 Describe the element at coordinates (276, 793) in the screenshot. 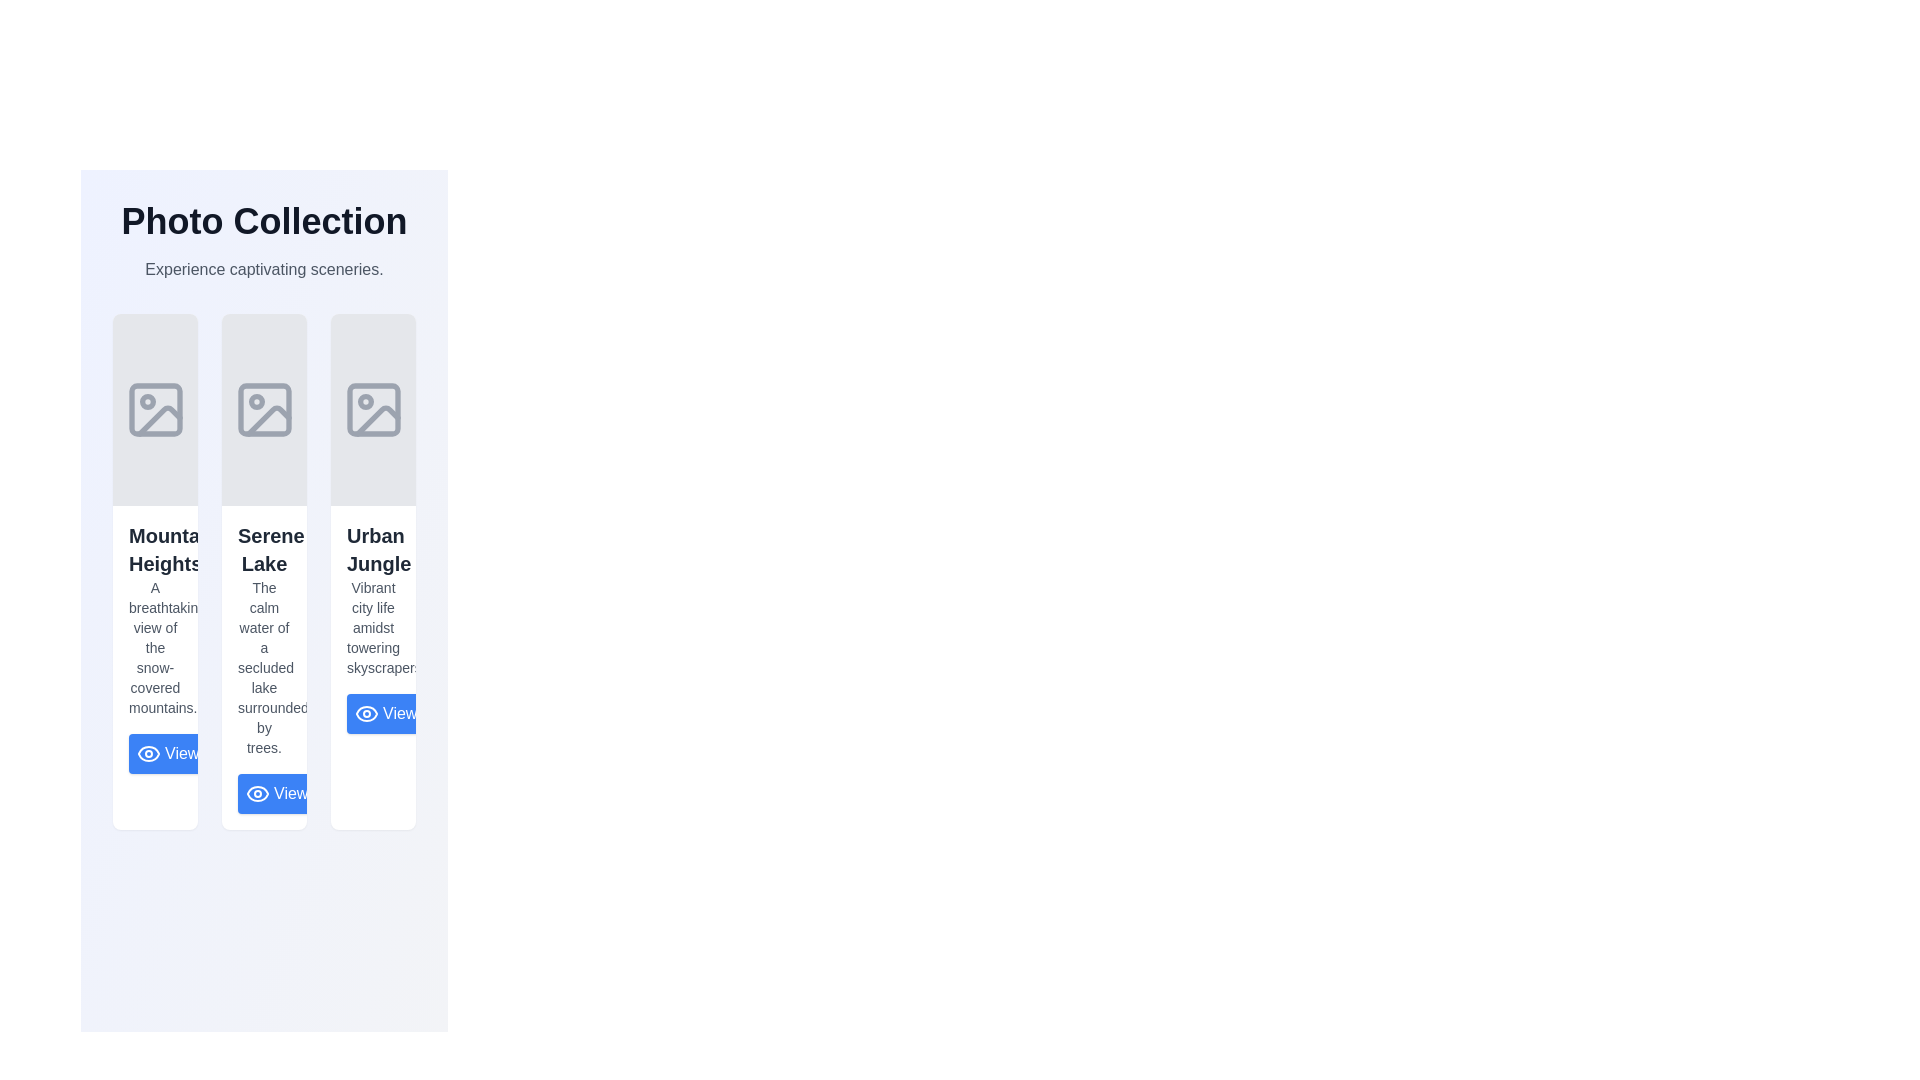

I see `the 'View' button located in the middle column, directly below the 'Serene Lake' description` at that location.